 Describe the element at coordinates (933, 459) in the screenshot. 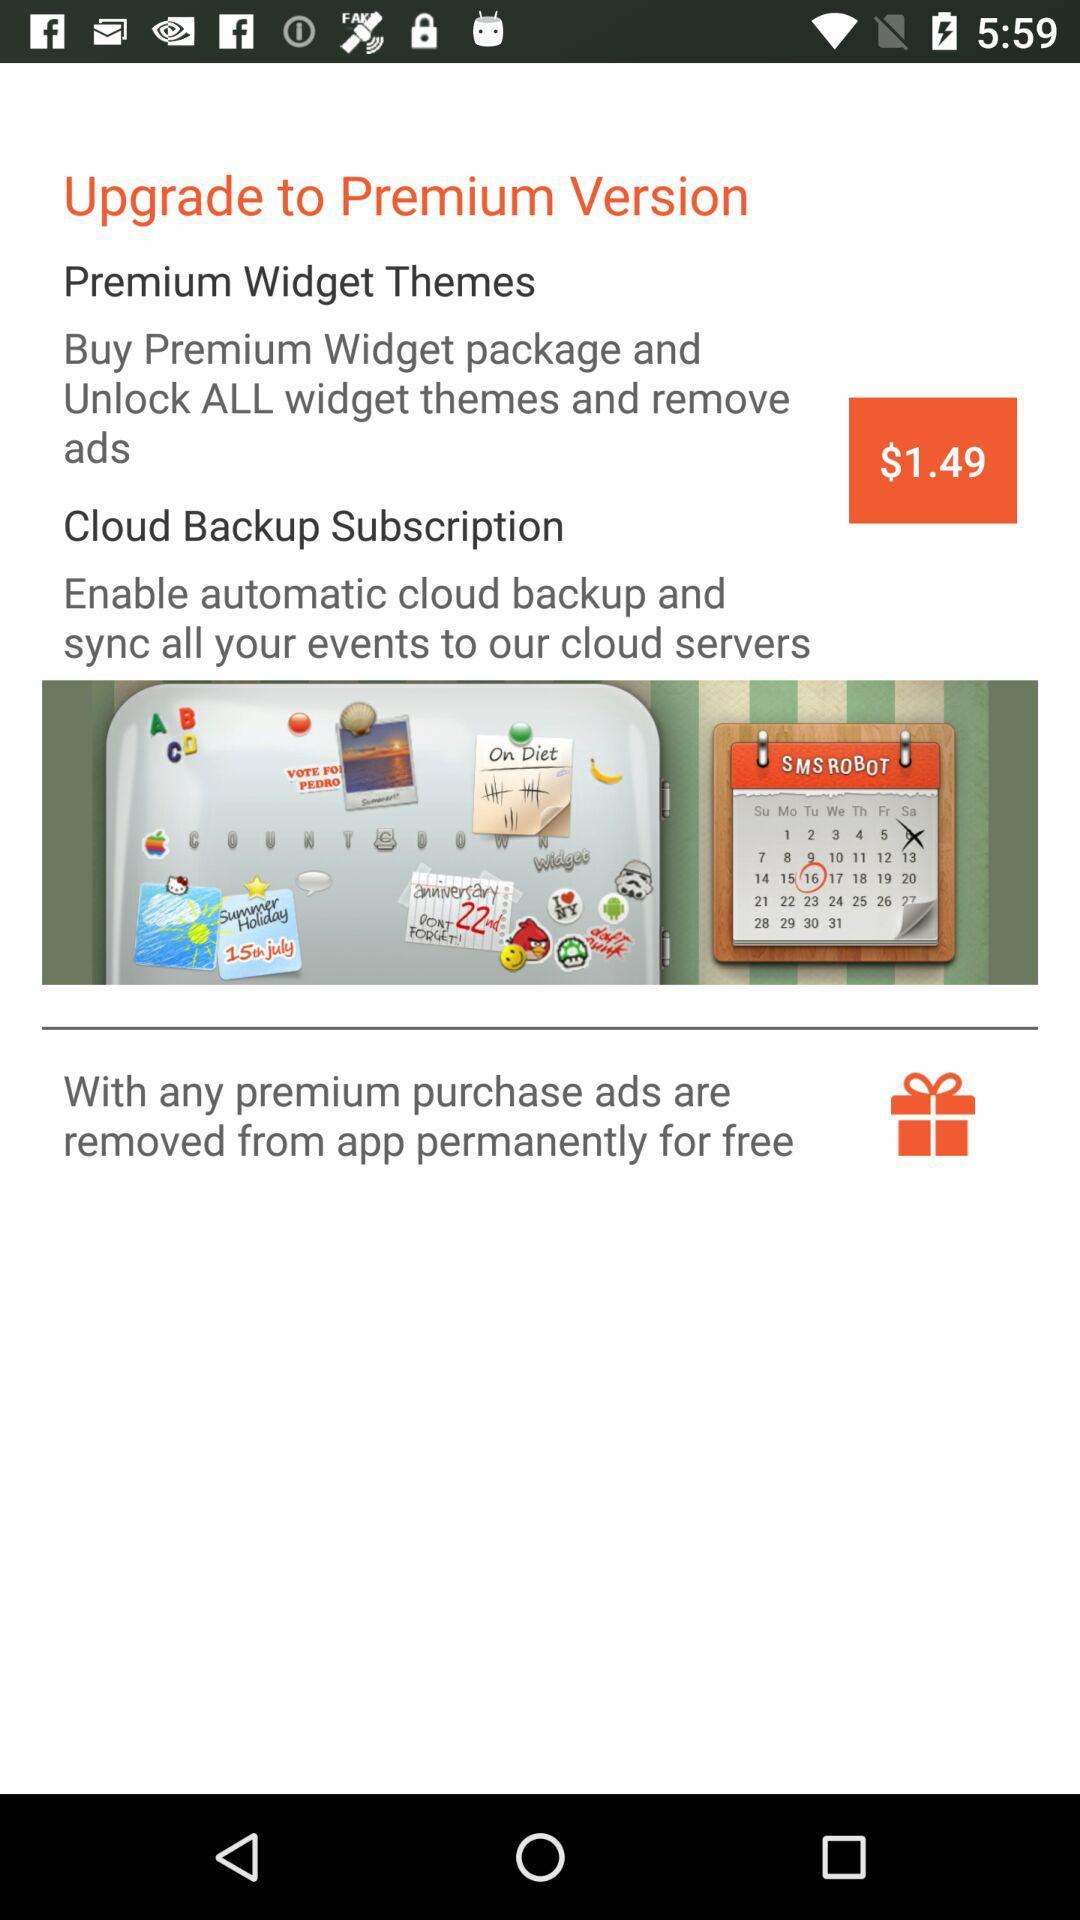

I see `the $1.49 item` at that location.